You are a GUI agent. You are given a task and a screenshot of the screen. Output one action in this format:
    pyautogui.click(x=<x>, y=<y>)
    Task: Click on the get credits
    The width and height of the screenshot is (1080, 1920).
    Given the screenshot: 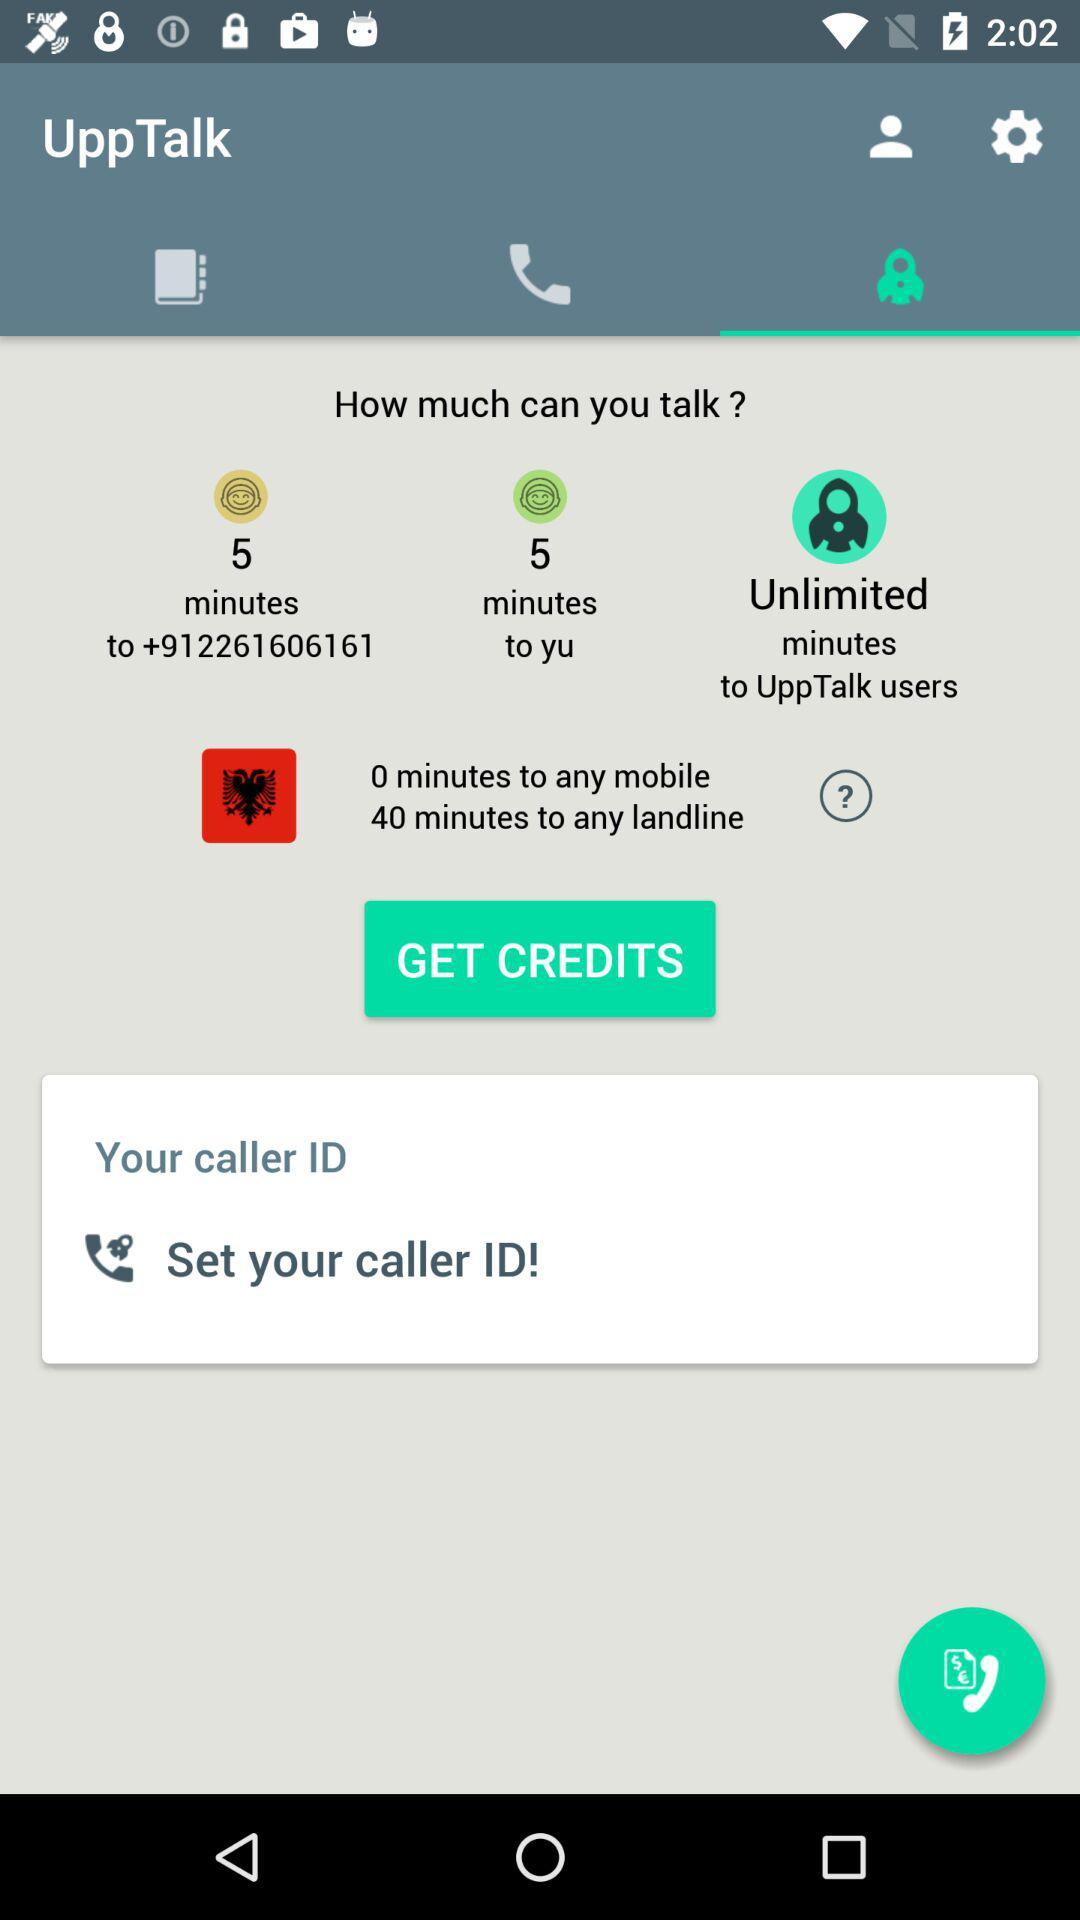 What is the action you would take?
    pyautogui.click(x=540, y=957)
    